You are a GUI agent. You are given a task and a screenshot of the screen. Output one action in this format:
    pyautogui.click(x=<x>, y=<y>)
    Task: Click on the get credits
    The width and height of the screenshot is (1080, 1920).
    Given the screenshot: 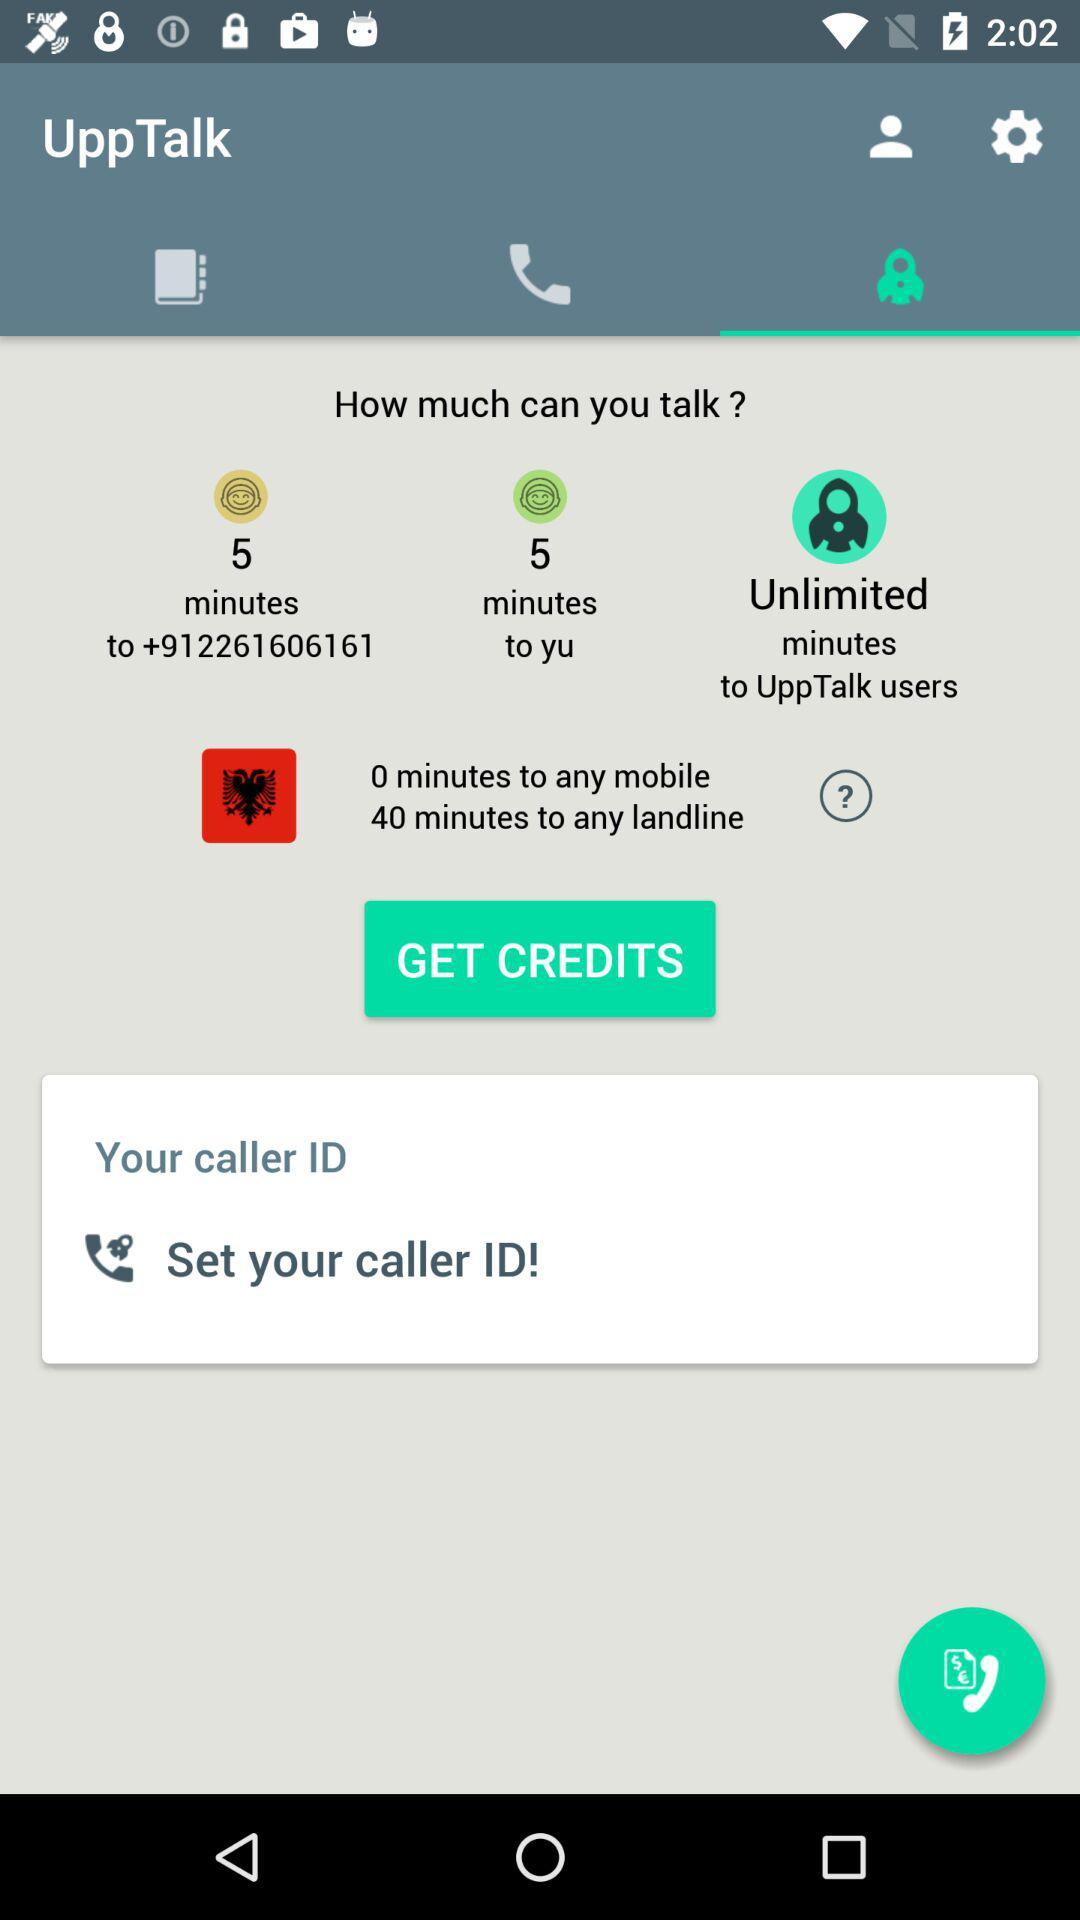 What is the action you would take?
    pyautogui.click(x=540, y=957)
    